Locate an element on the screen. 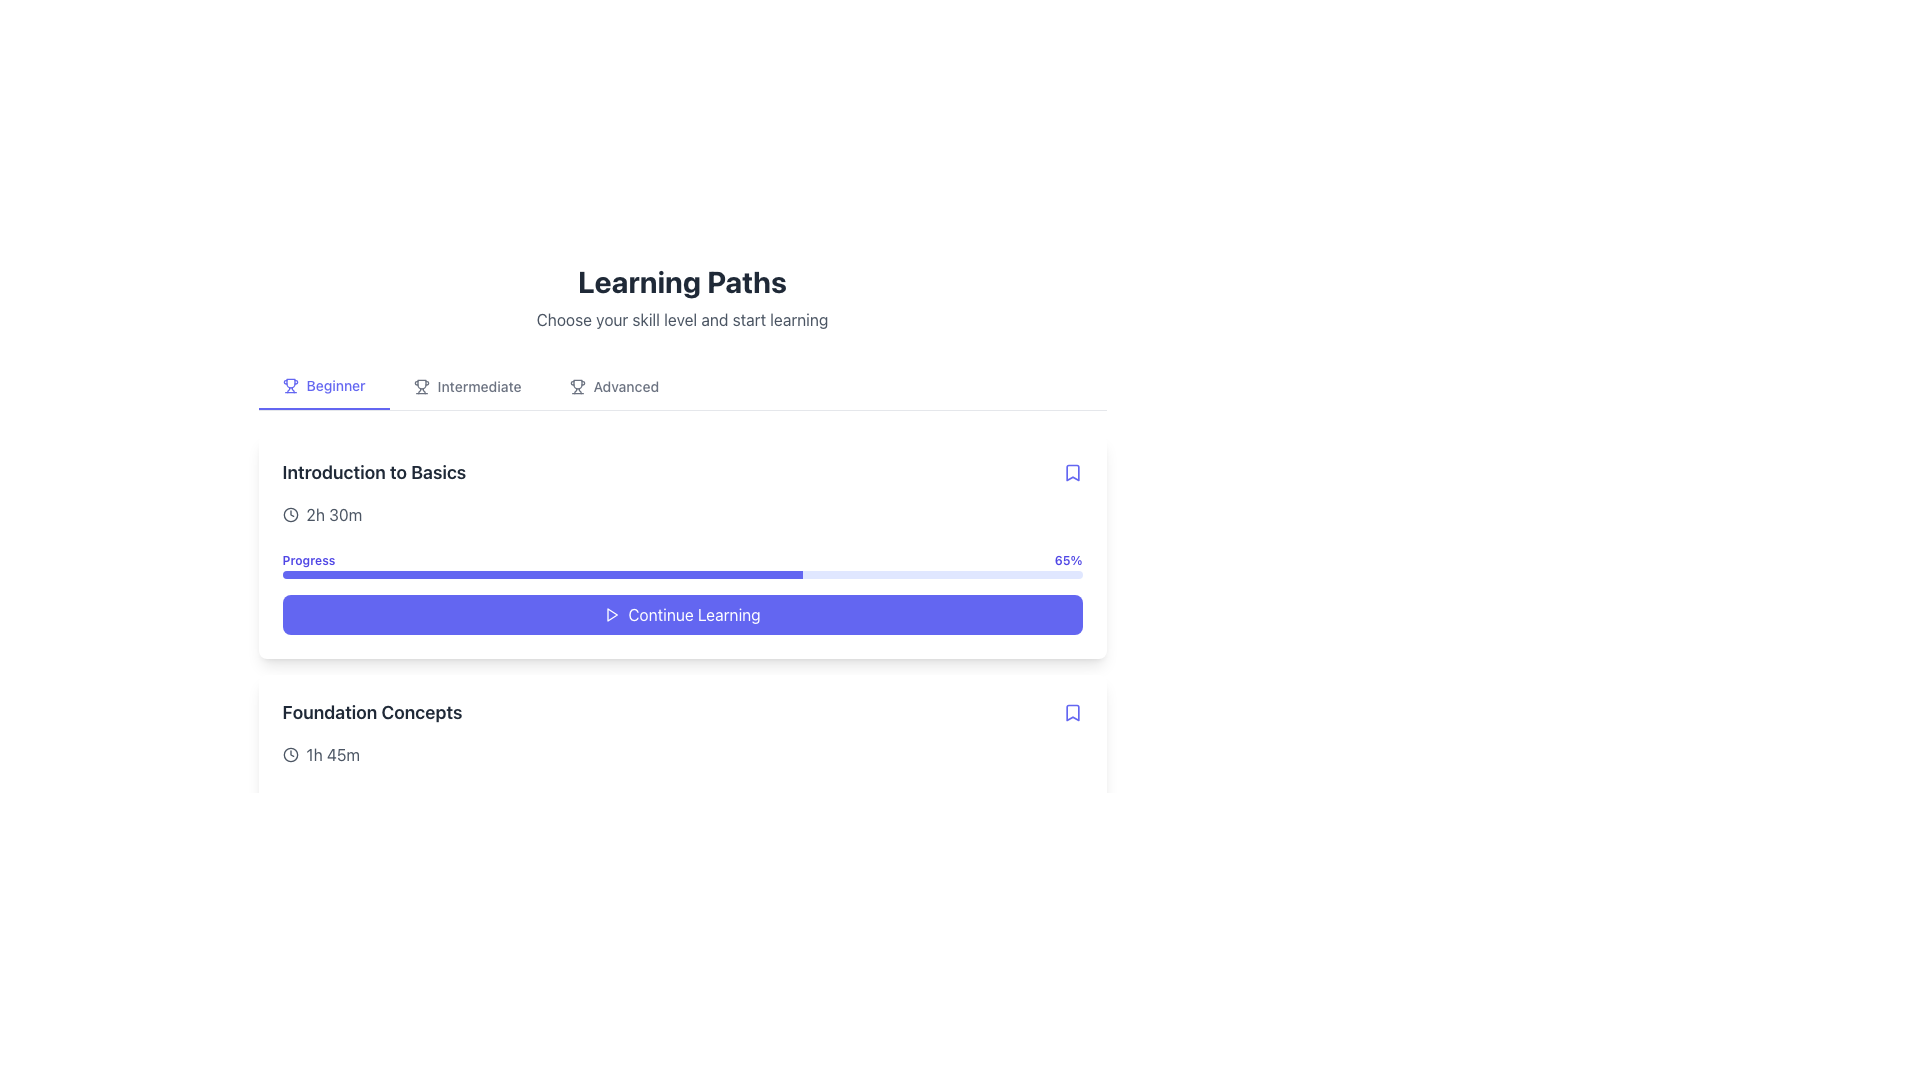 This screenshot has height=1080, width=1920. the trophy-shaped icon, which is gray and located to the left of the 'Intermediate' text is located at coordinates (420, 386).